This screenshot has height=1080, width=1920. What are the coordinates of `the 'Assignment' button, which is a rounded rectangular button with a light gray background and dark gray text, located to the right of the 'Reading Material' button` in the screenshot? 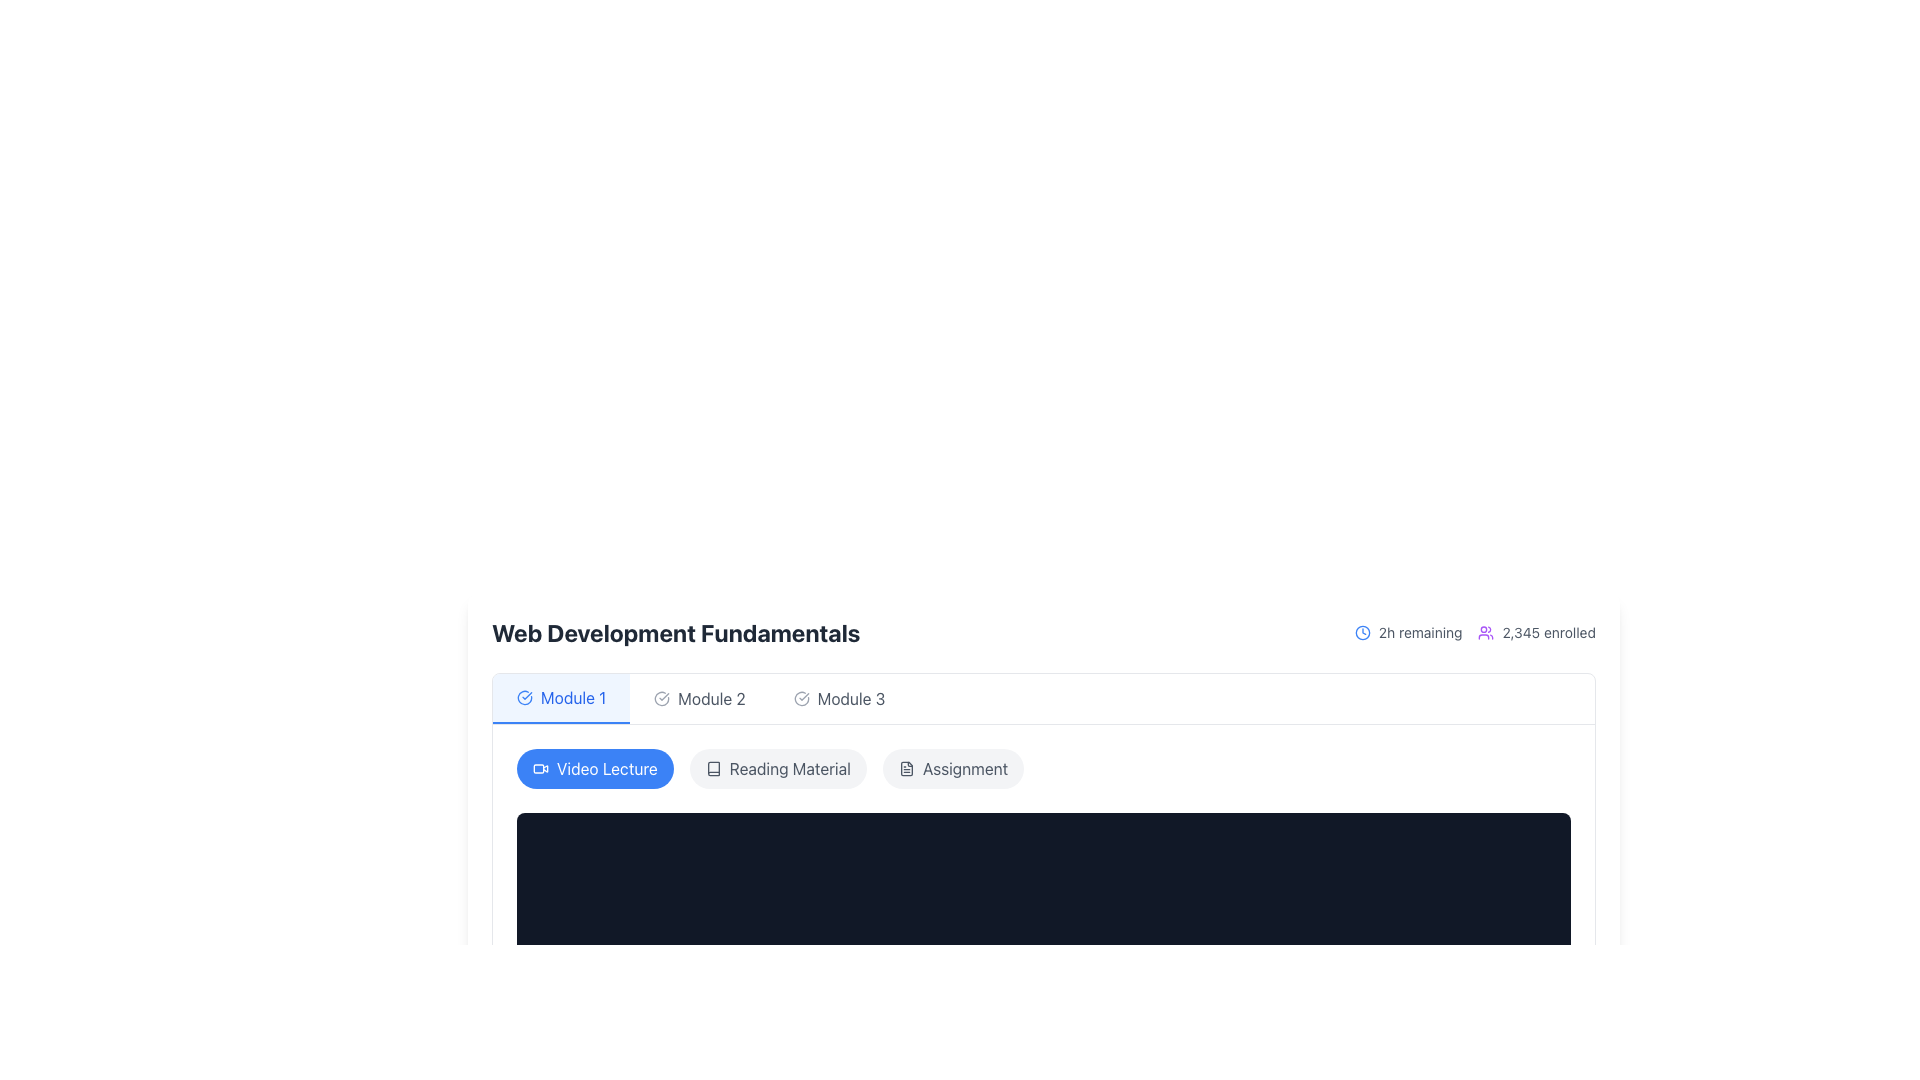 It's located at (952, 767).